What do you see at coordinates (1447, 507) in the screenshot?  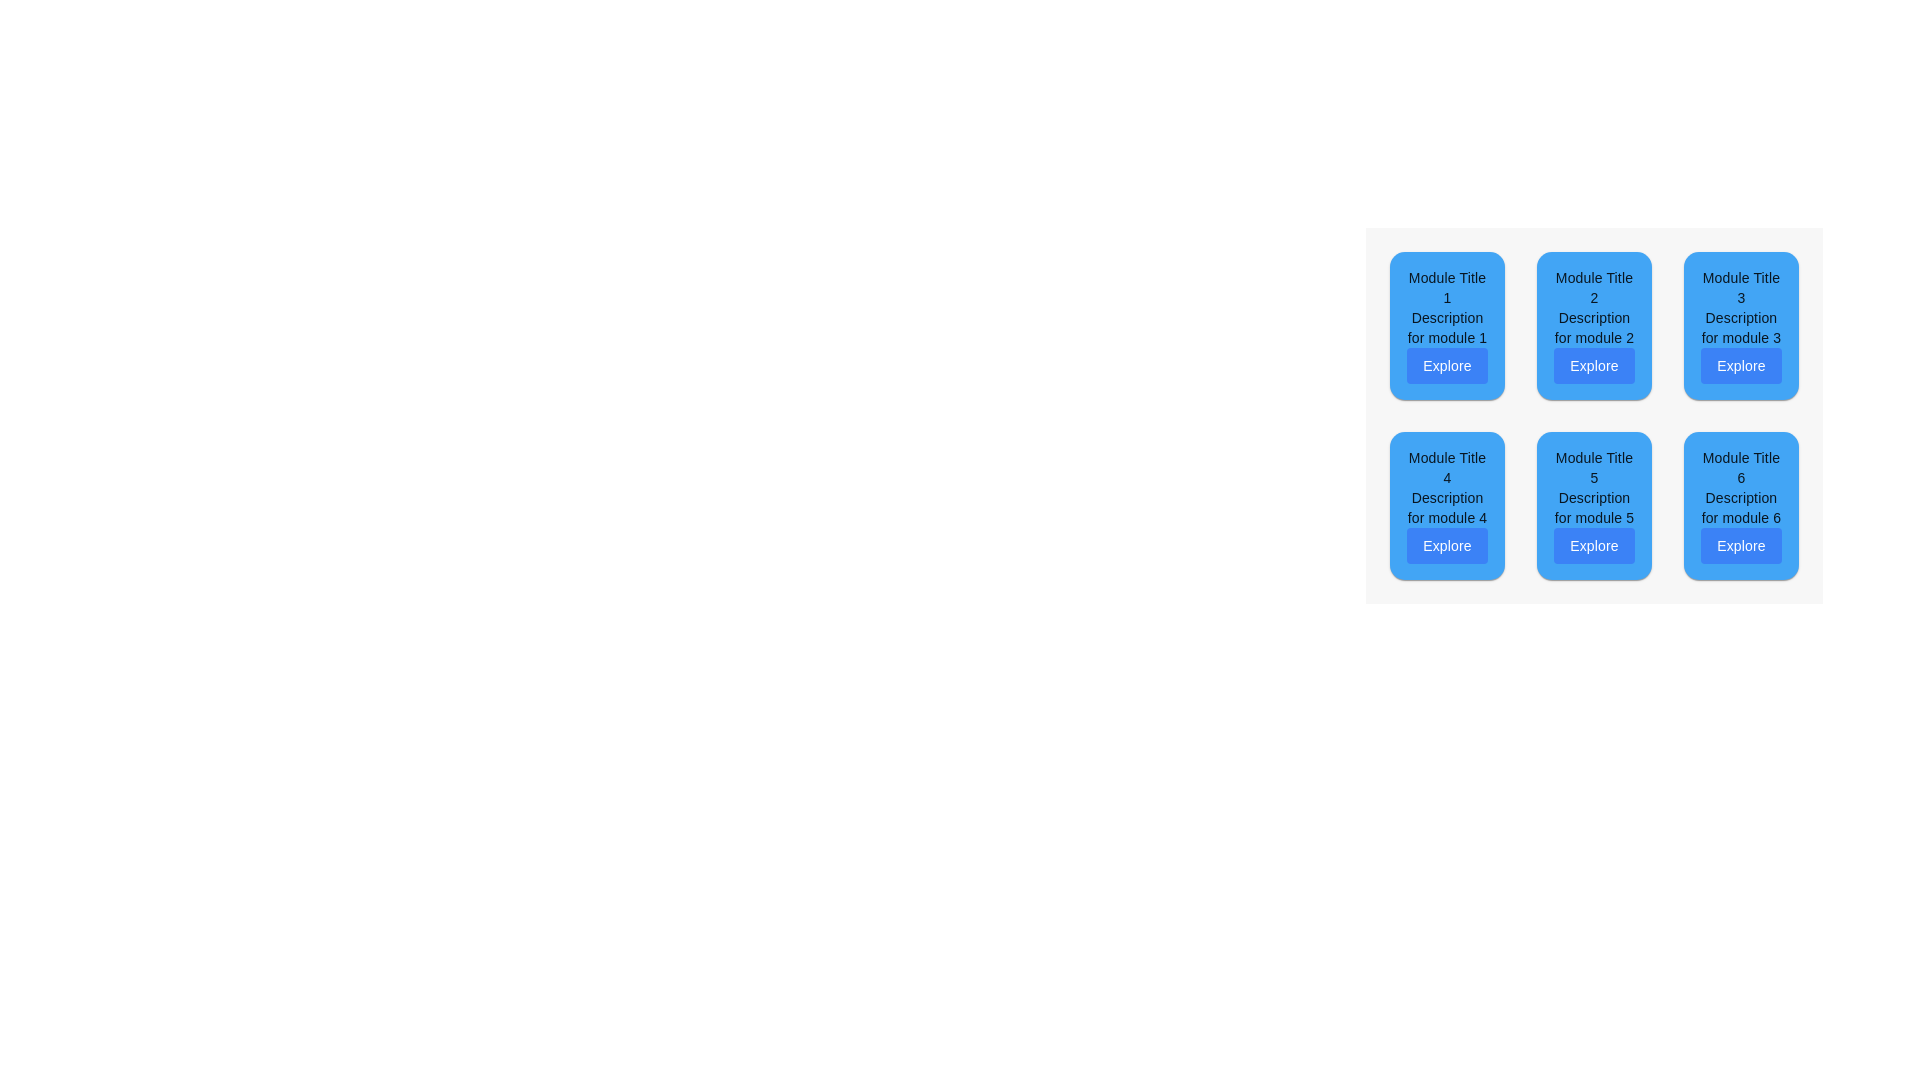 I see `the text label displaying 'Description for module 4', which is centered within the blue background of the module card labeled 'Module Title 4'` at bounding box center [1447, 507].